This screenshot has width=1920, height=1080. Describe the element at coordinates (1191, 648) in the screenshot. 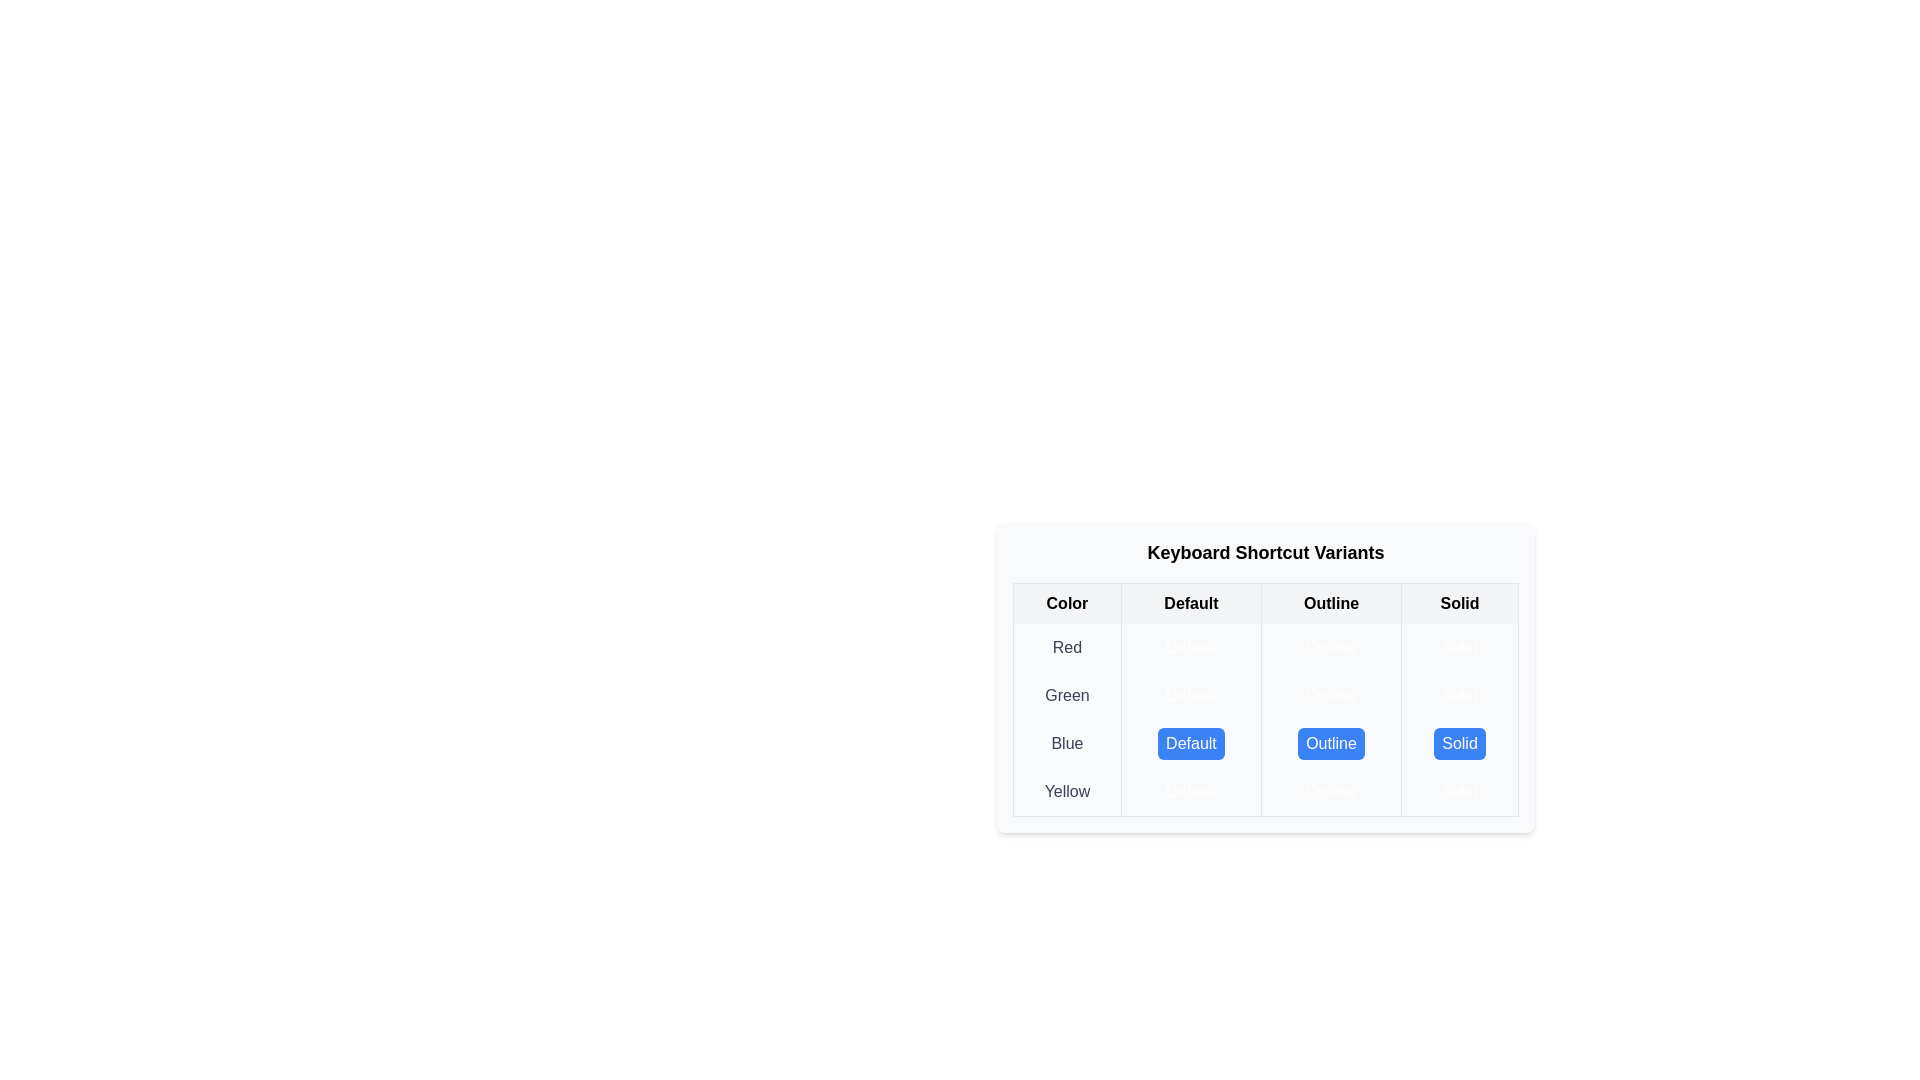

I see `text label that reads 'Default' located in the second cell of the 'Red' row within a grid layout` at that location.